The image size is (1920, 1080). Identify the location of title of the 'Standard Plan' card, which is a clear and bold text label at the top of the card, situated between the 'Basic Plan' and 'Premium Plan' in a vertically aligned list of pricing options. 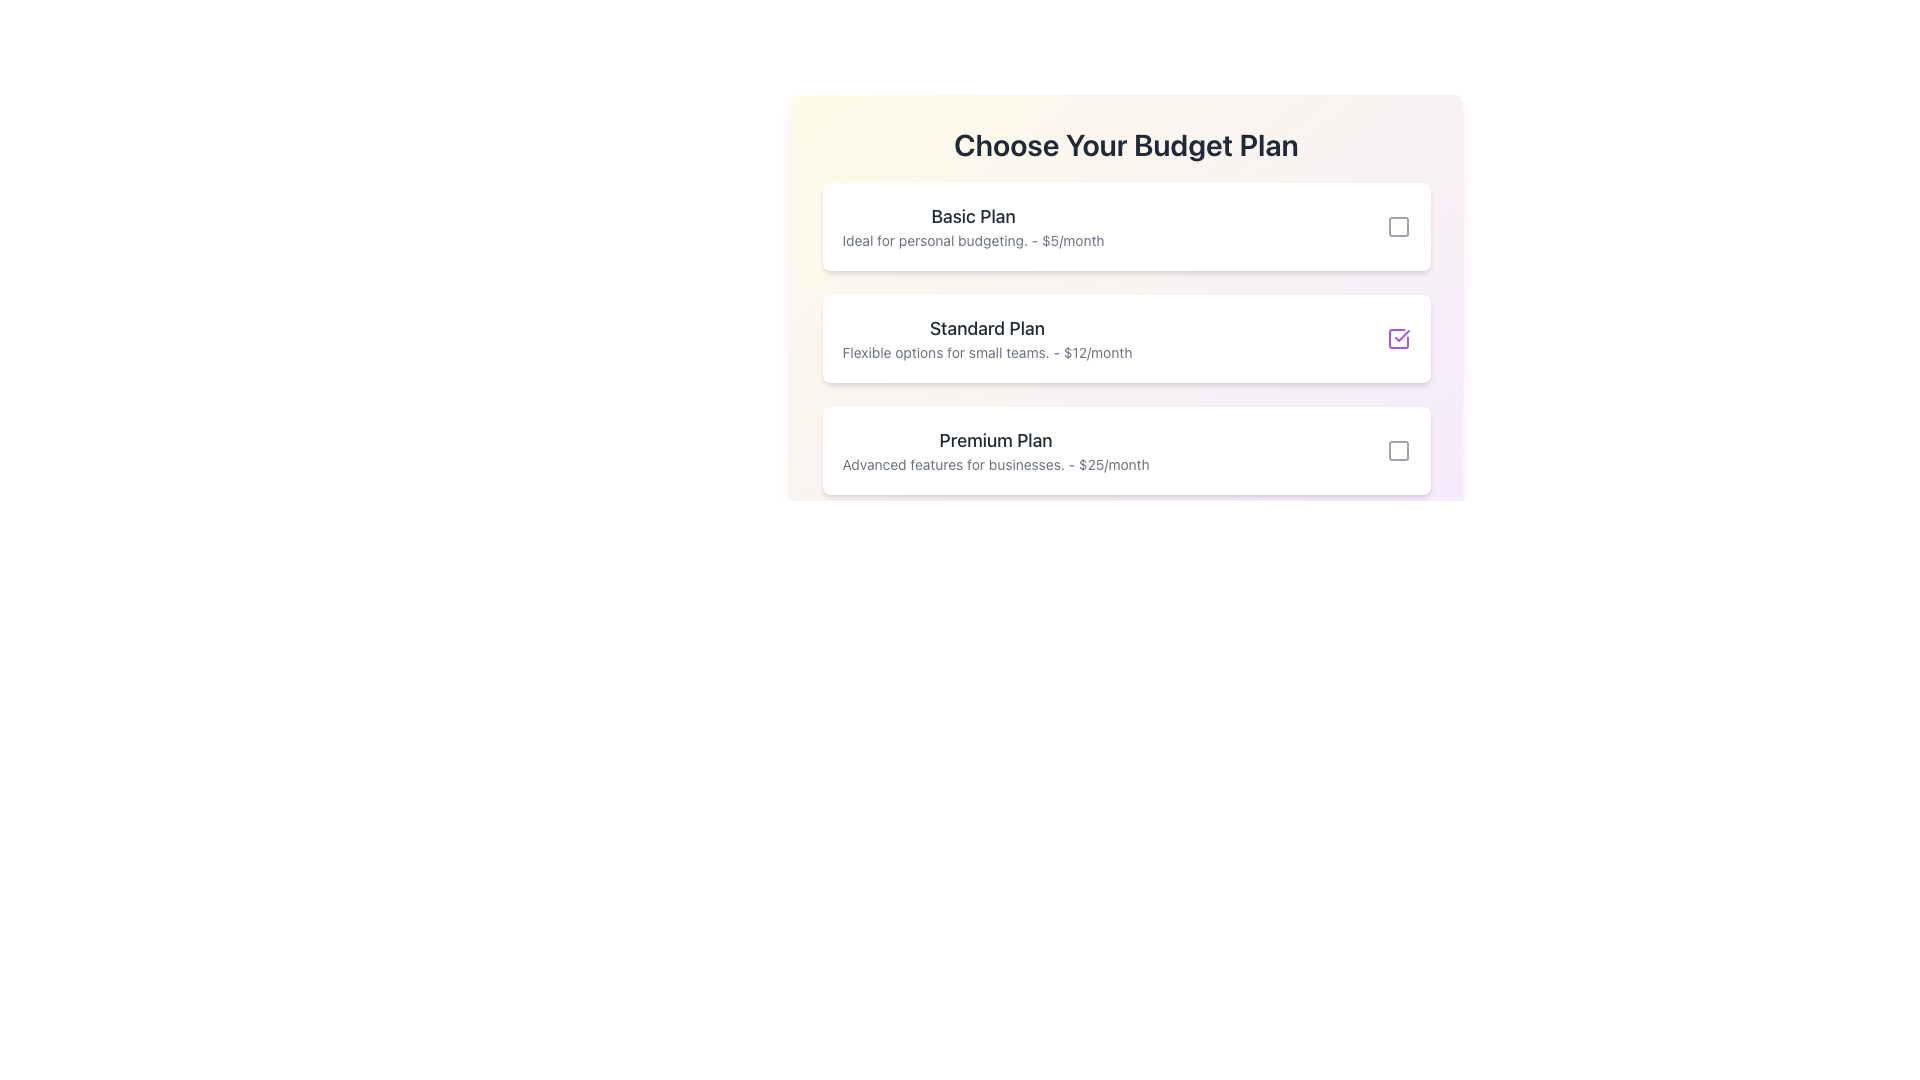
(987, 327).